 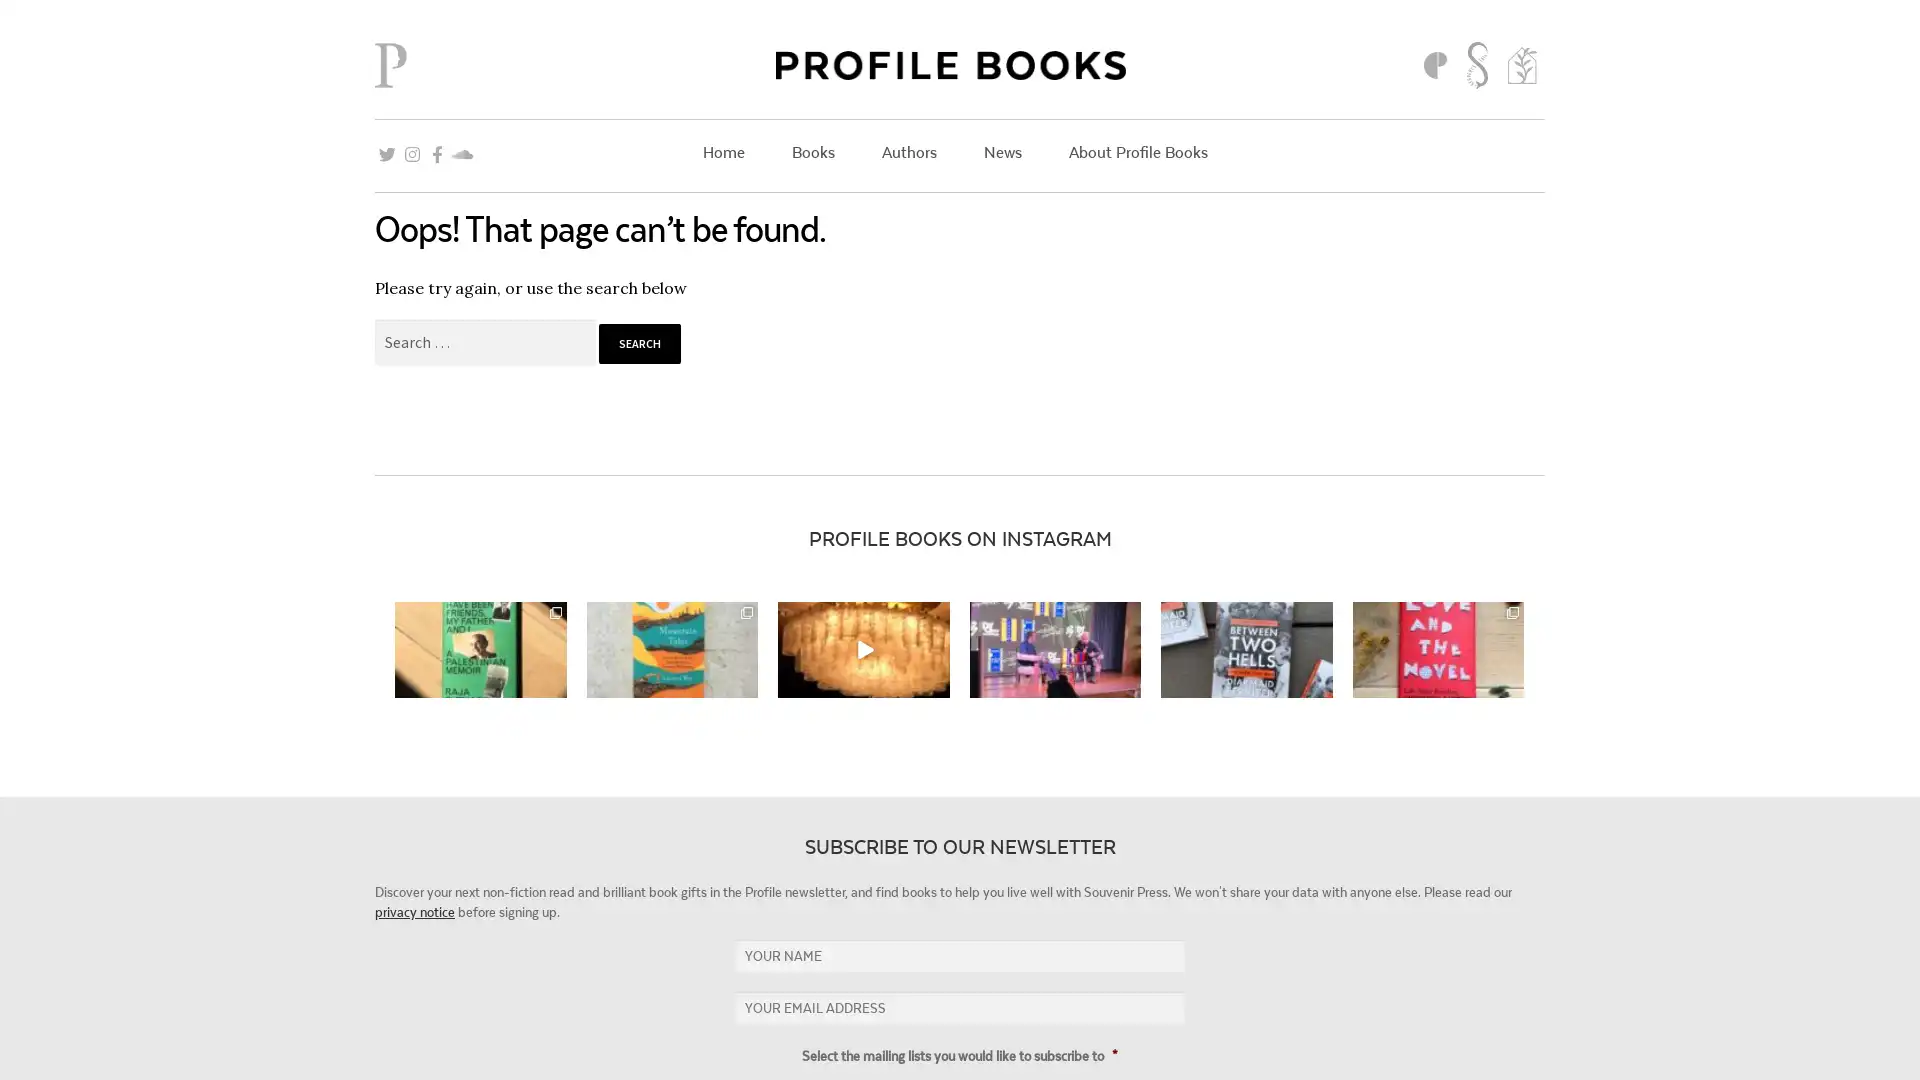 What do you see at coordinates (637, 342) in the screenshot?
I see `Search` at bounding box center [637, 342].